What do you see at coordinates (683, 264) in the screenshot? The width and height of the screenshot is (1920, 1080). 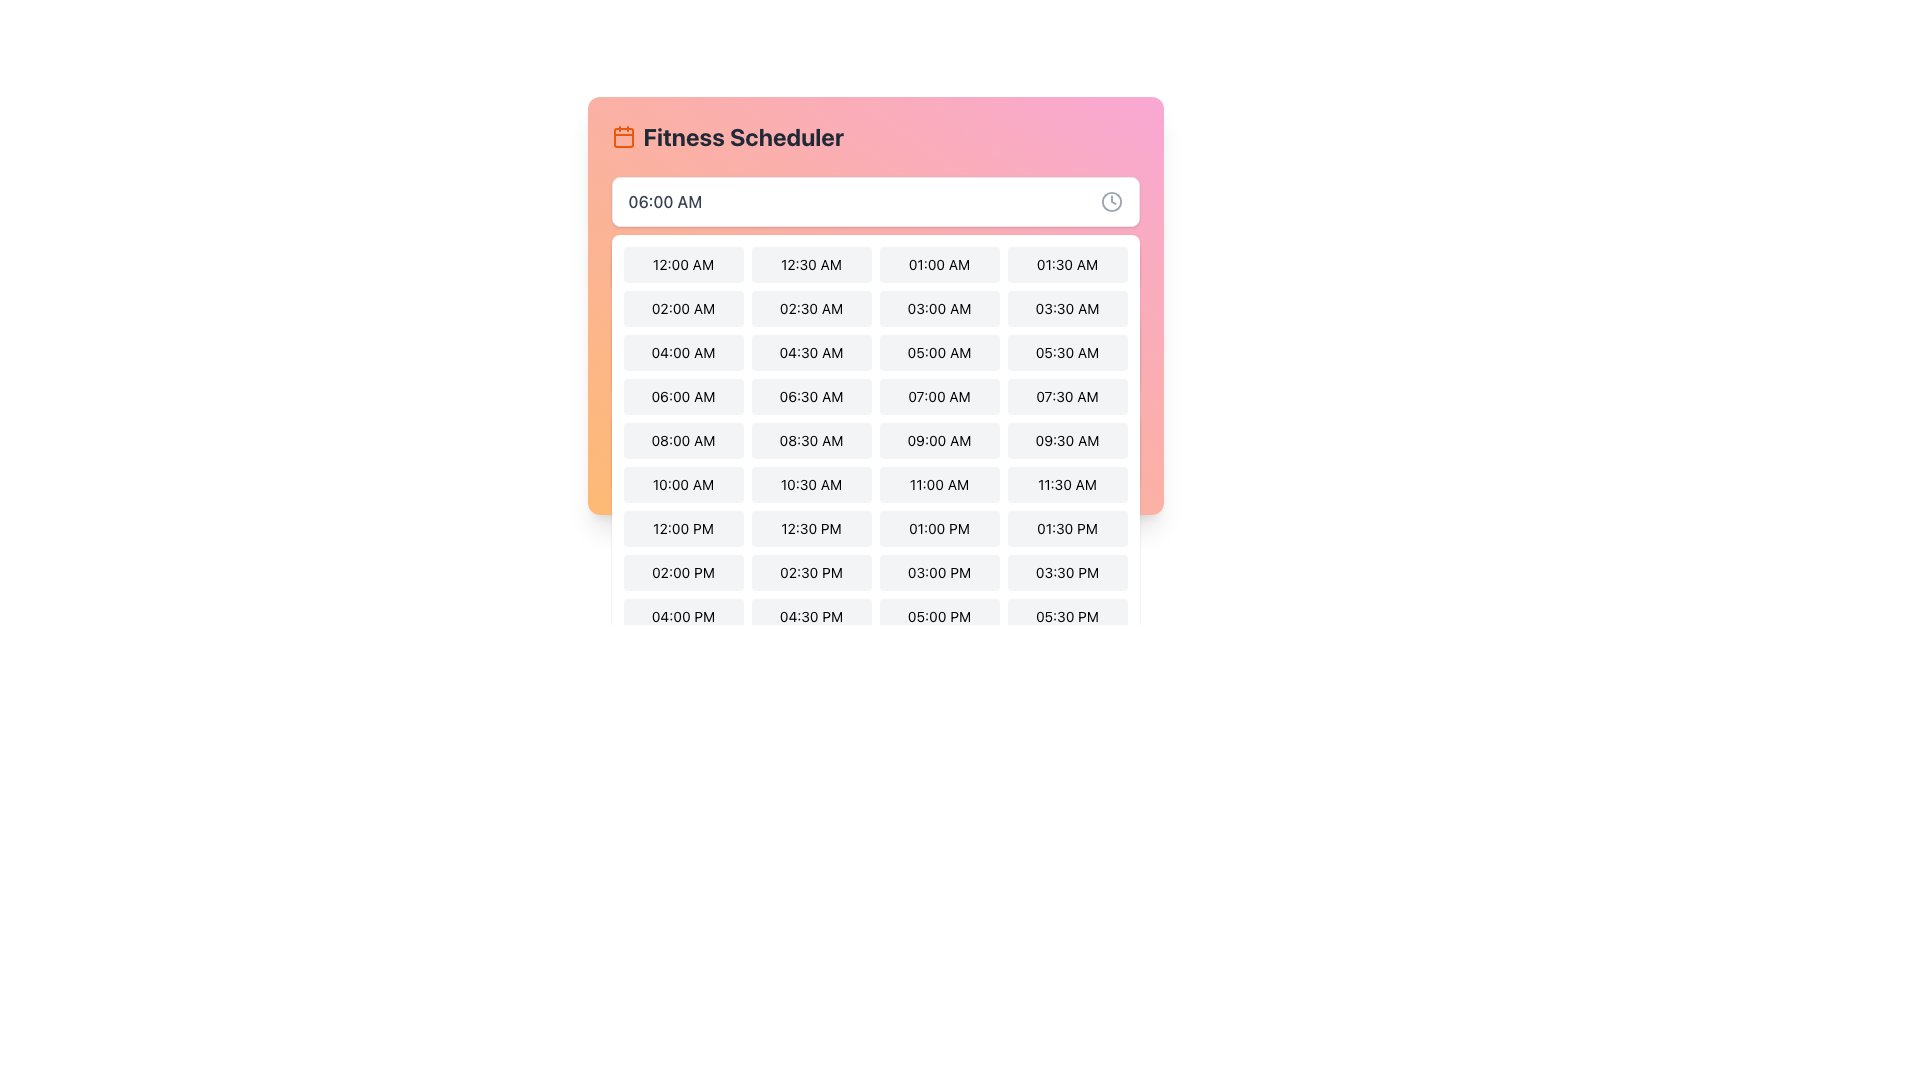 I see `the '12:00 AM' button with a gray background in the time picker to change its background color` at bounding box center [683, 264].